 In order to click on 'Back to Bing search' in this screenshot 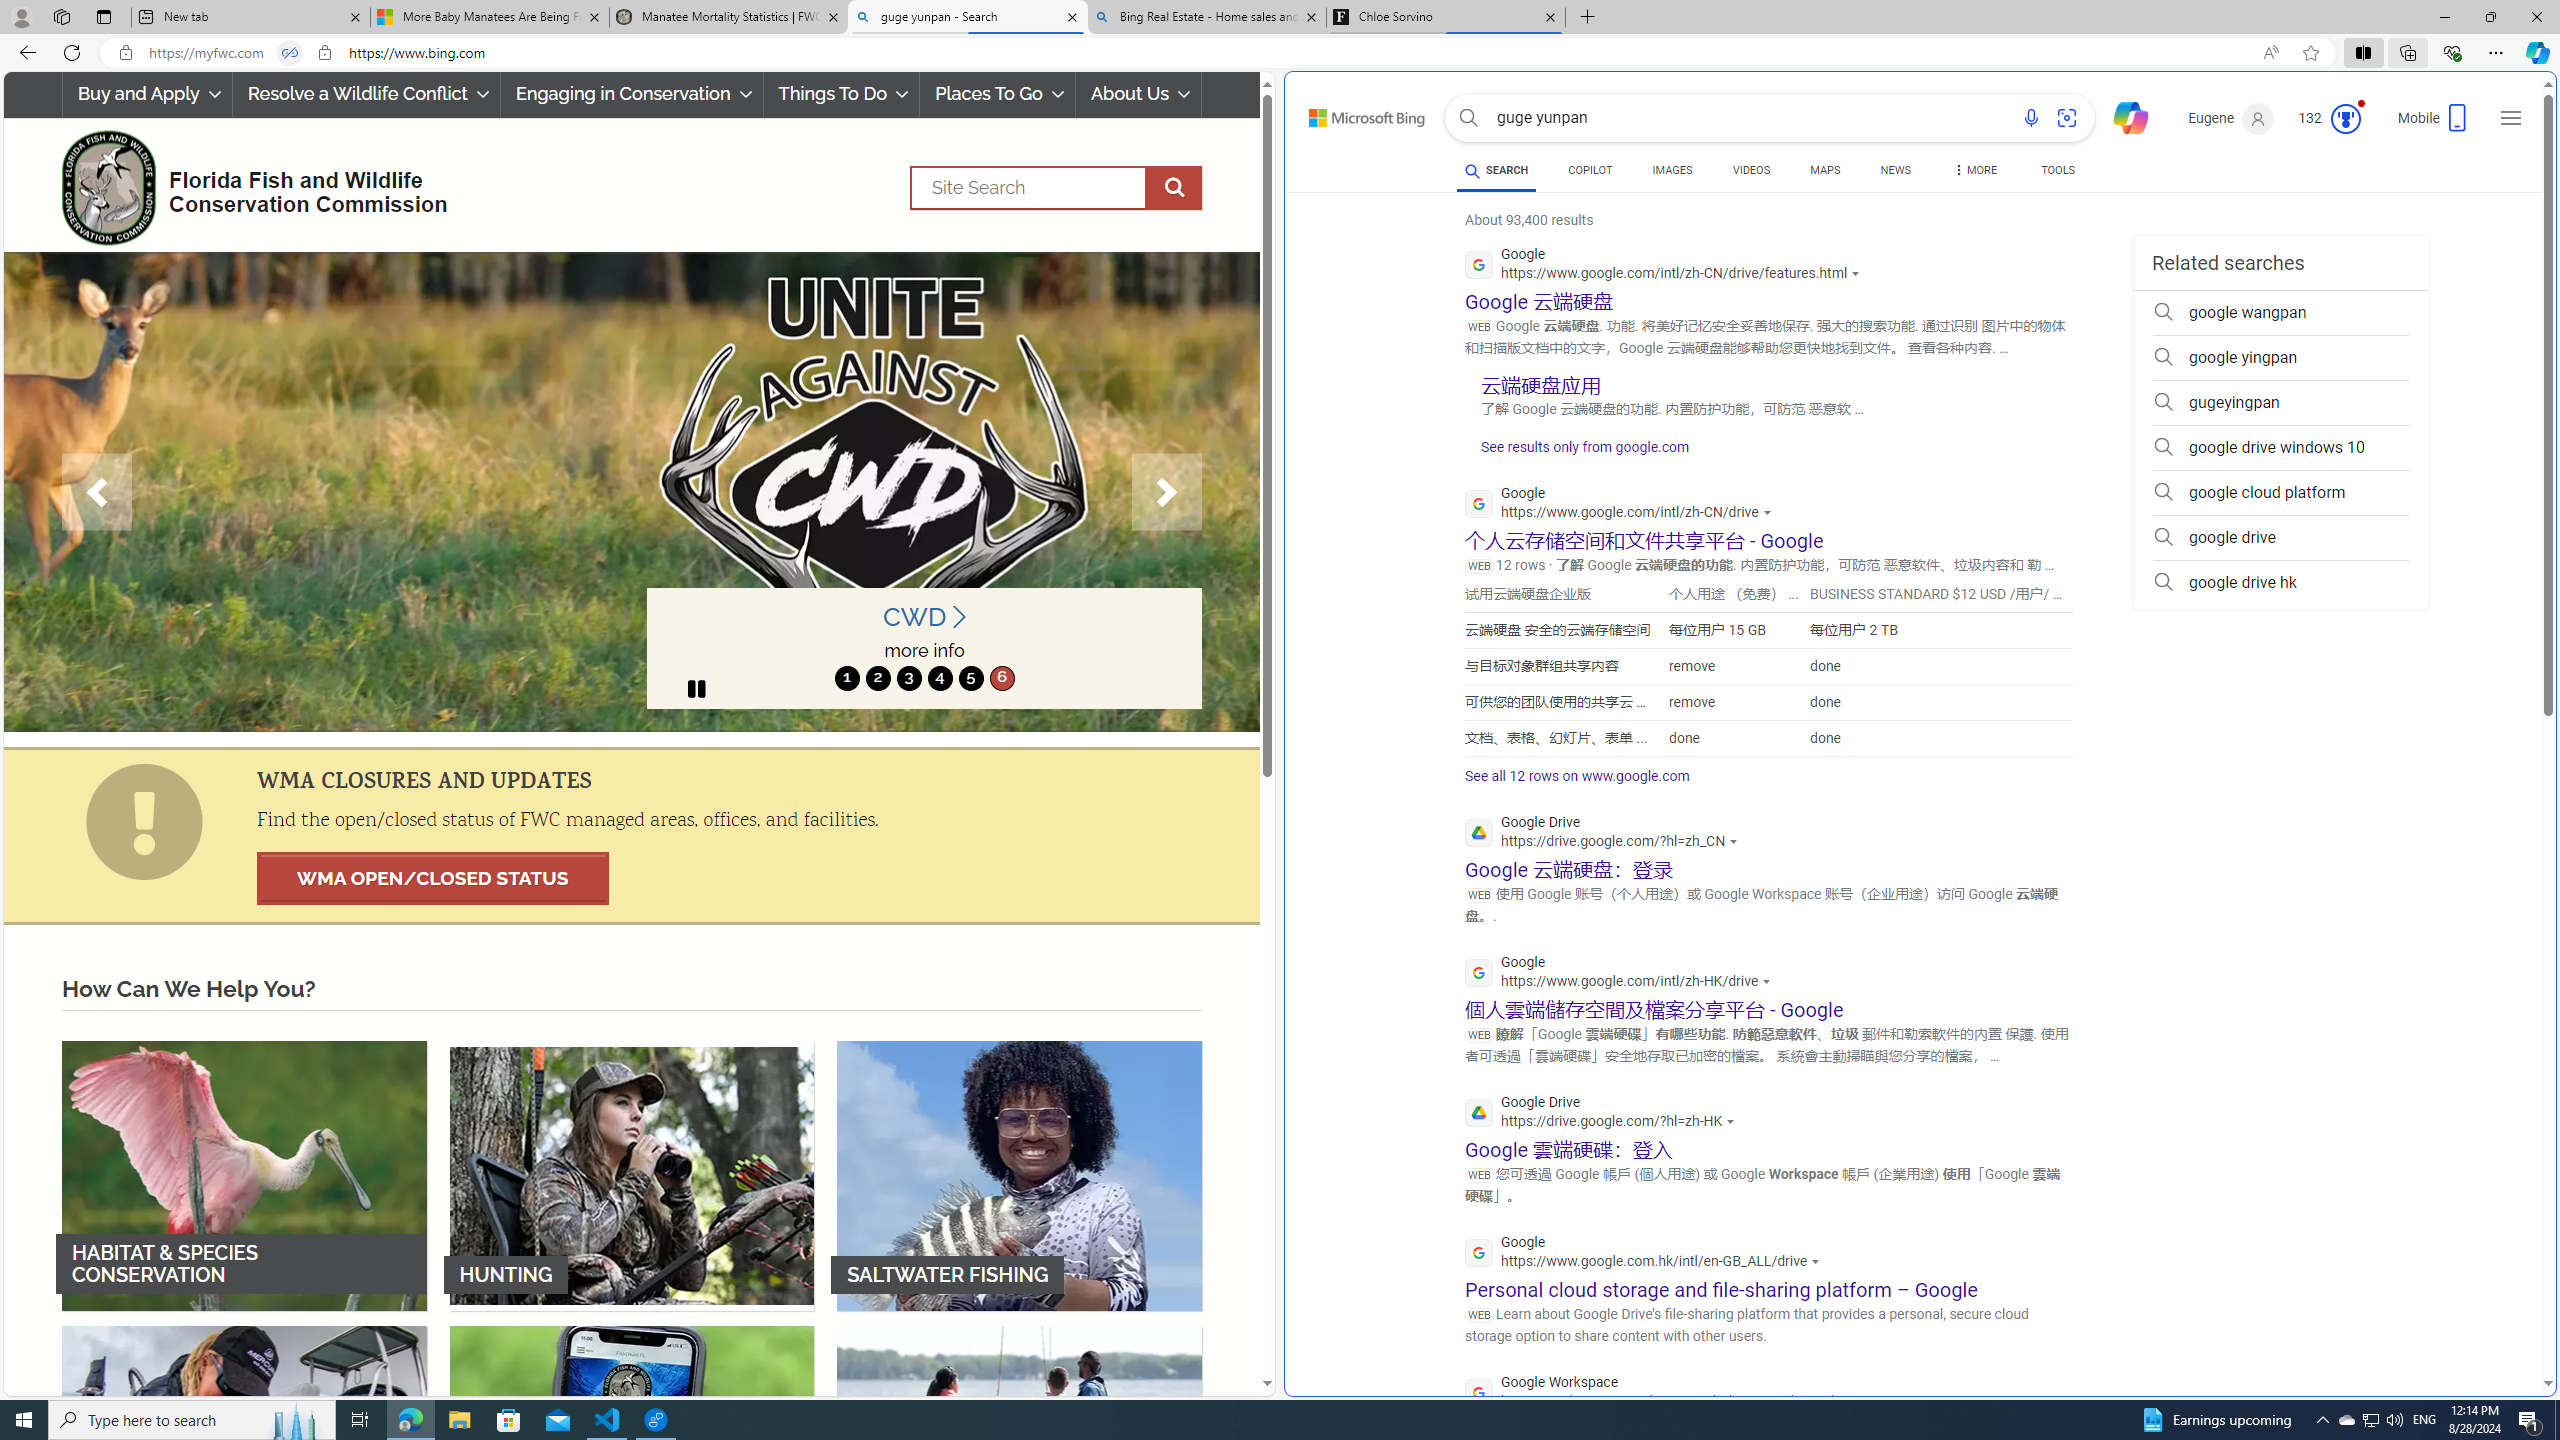, I will do `click(1354, 112)`.